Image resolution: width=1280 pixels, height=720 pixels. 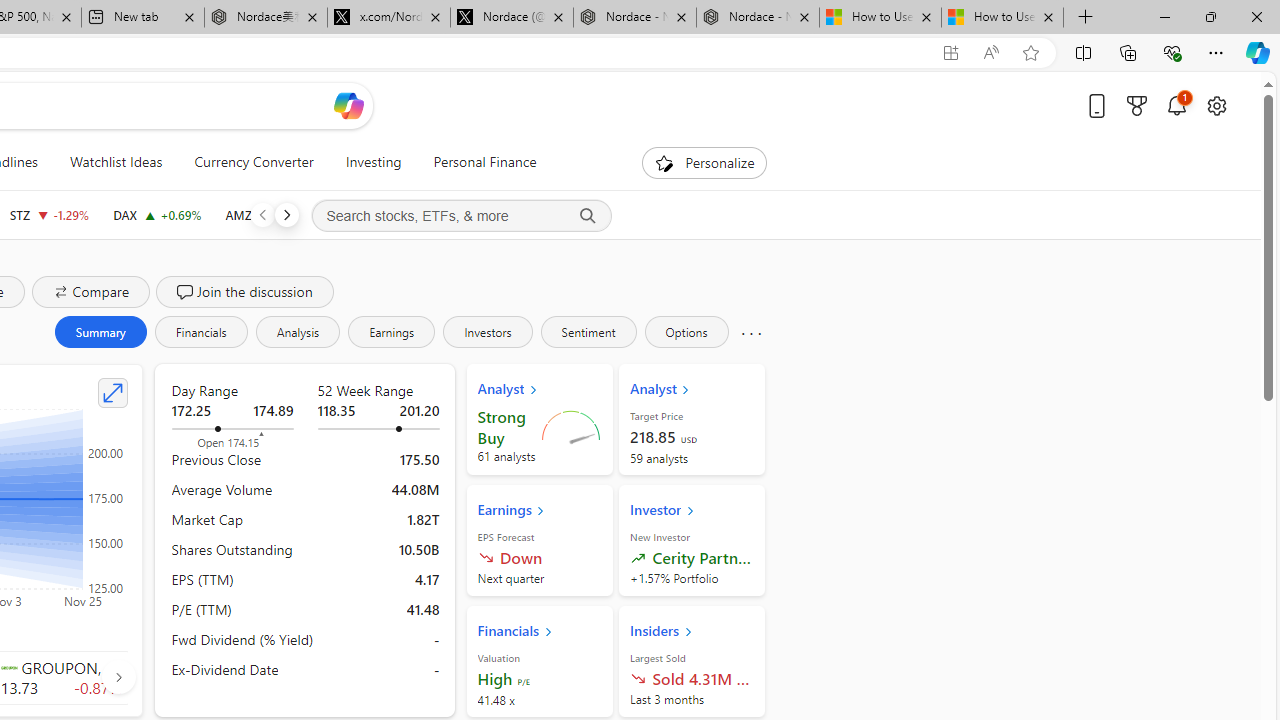 I want to click on 'Investing', so click(x=373, y=162).